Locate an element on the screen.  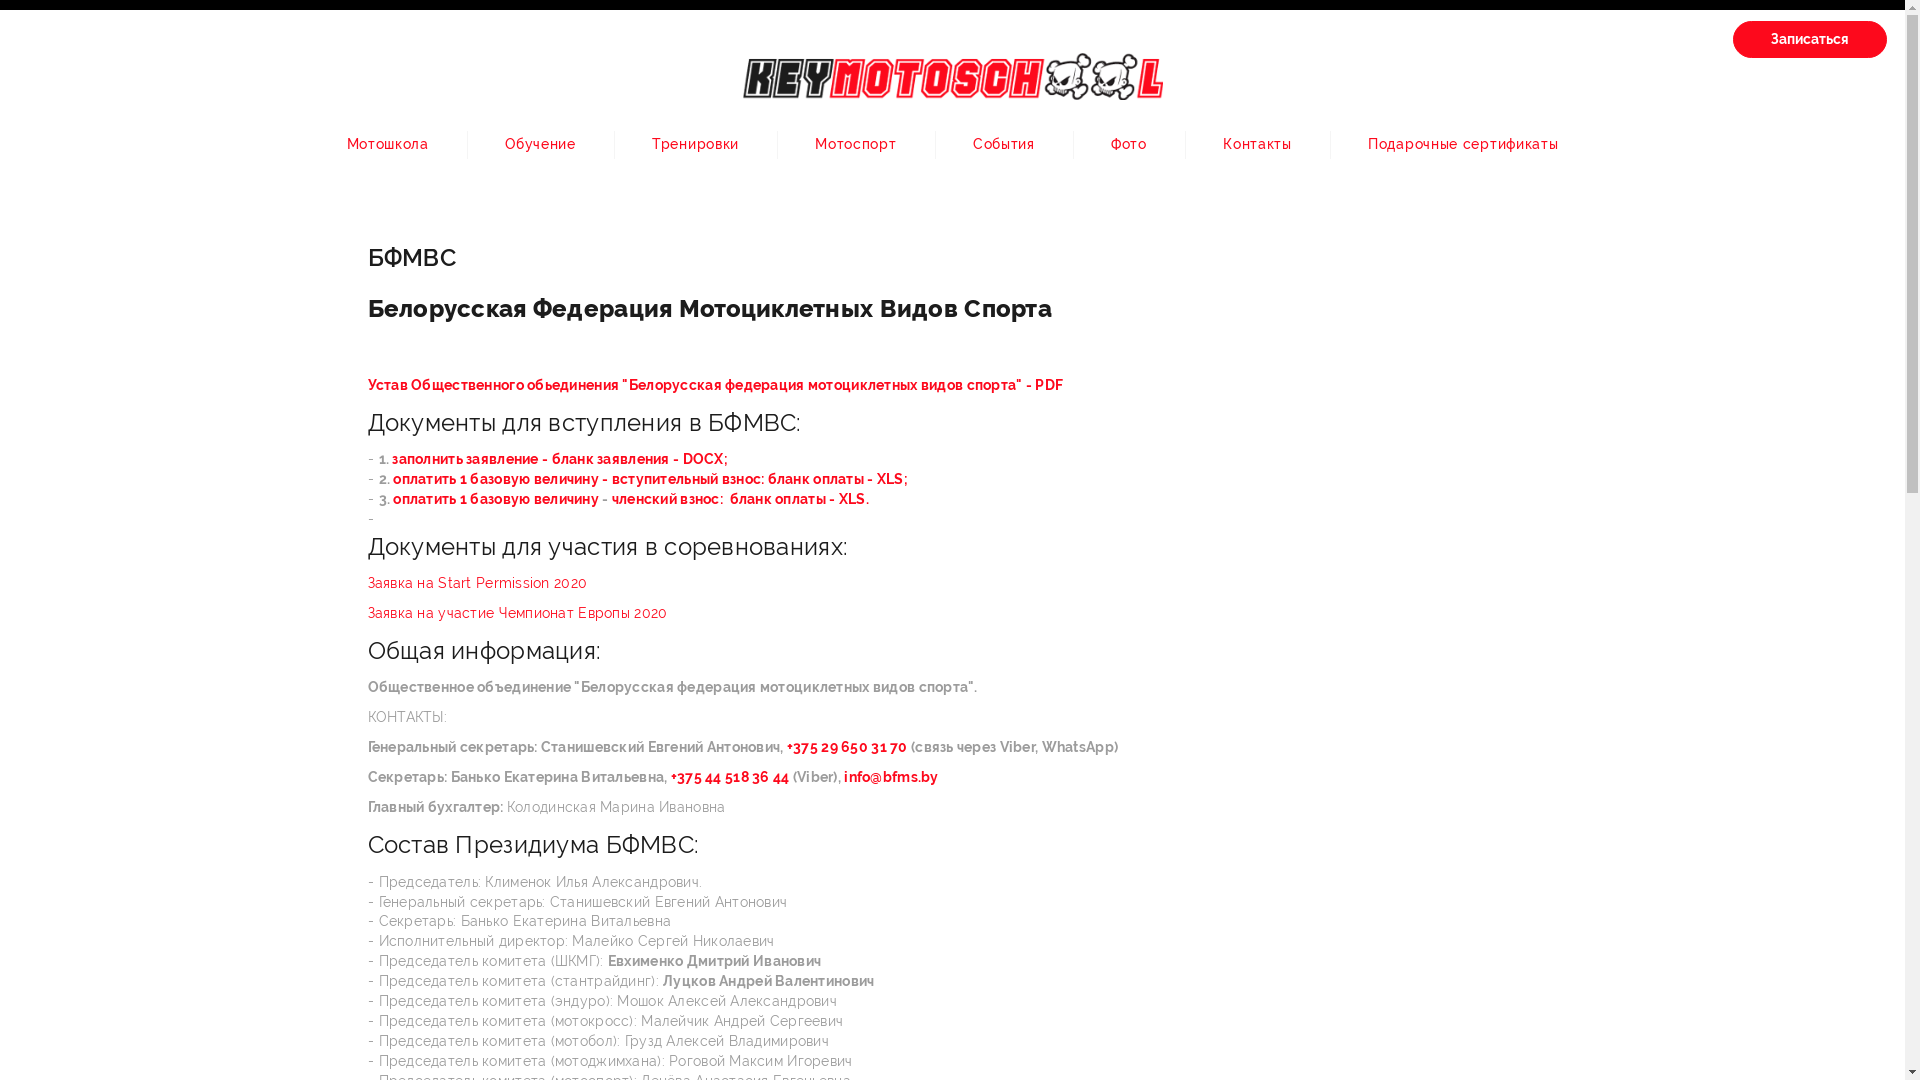
'bfms.by' is located at coordinates (910, 775).